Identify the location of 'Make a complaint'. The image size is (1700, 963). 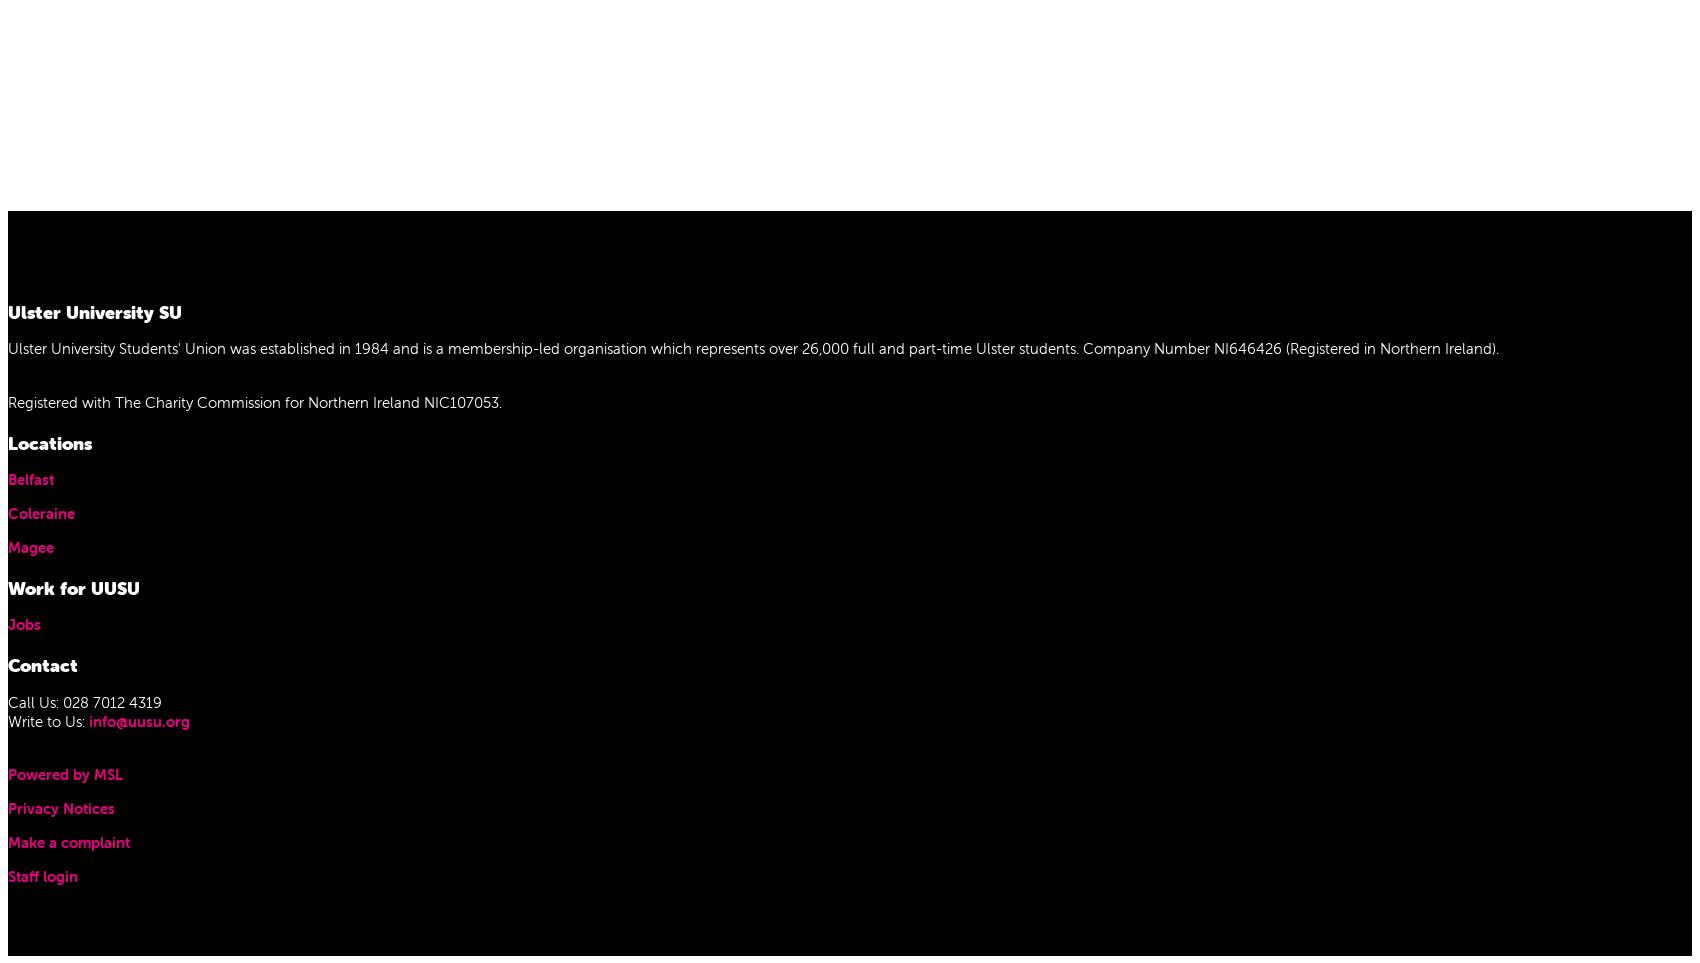
(7, 842).